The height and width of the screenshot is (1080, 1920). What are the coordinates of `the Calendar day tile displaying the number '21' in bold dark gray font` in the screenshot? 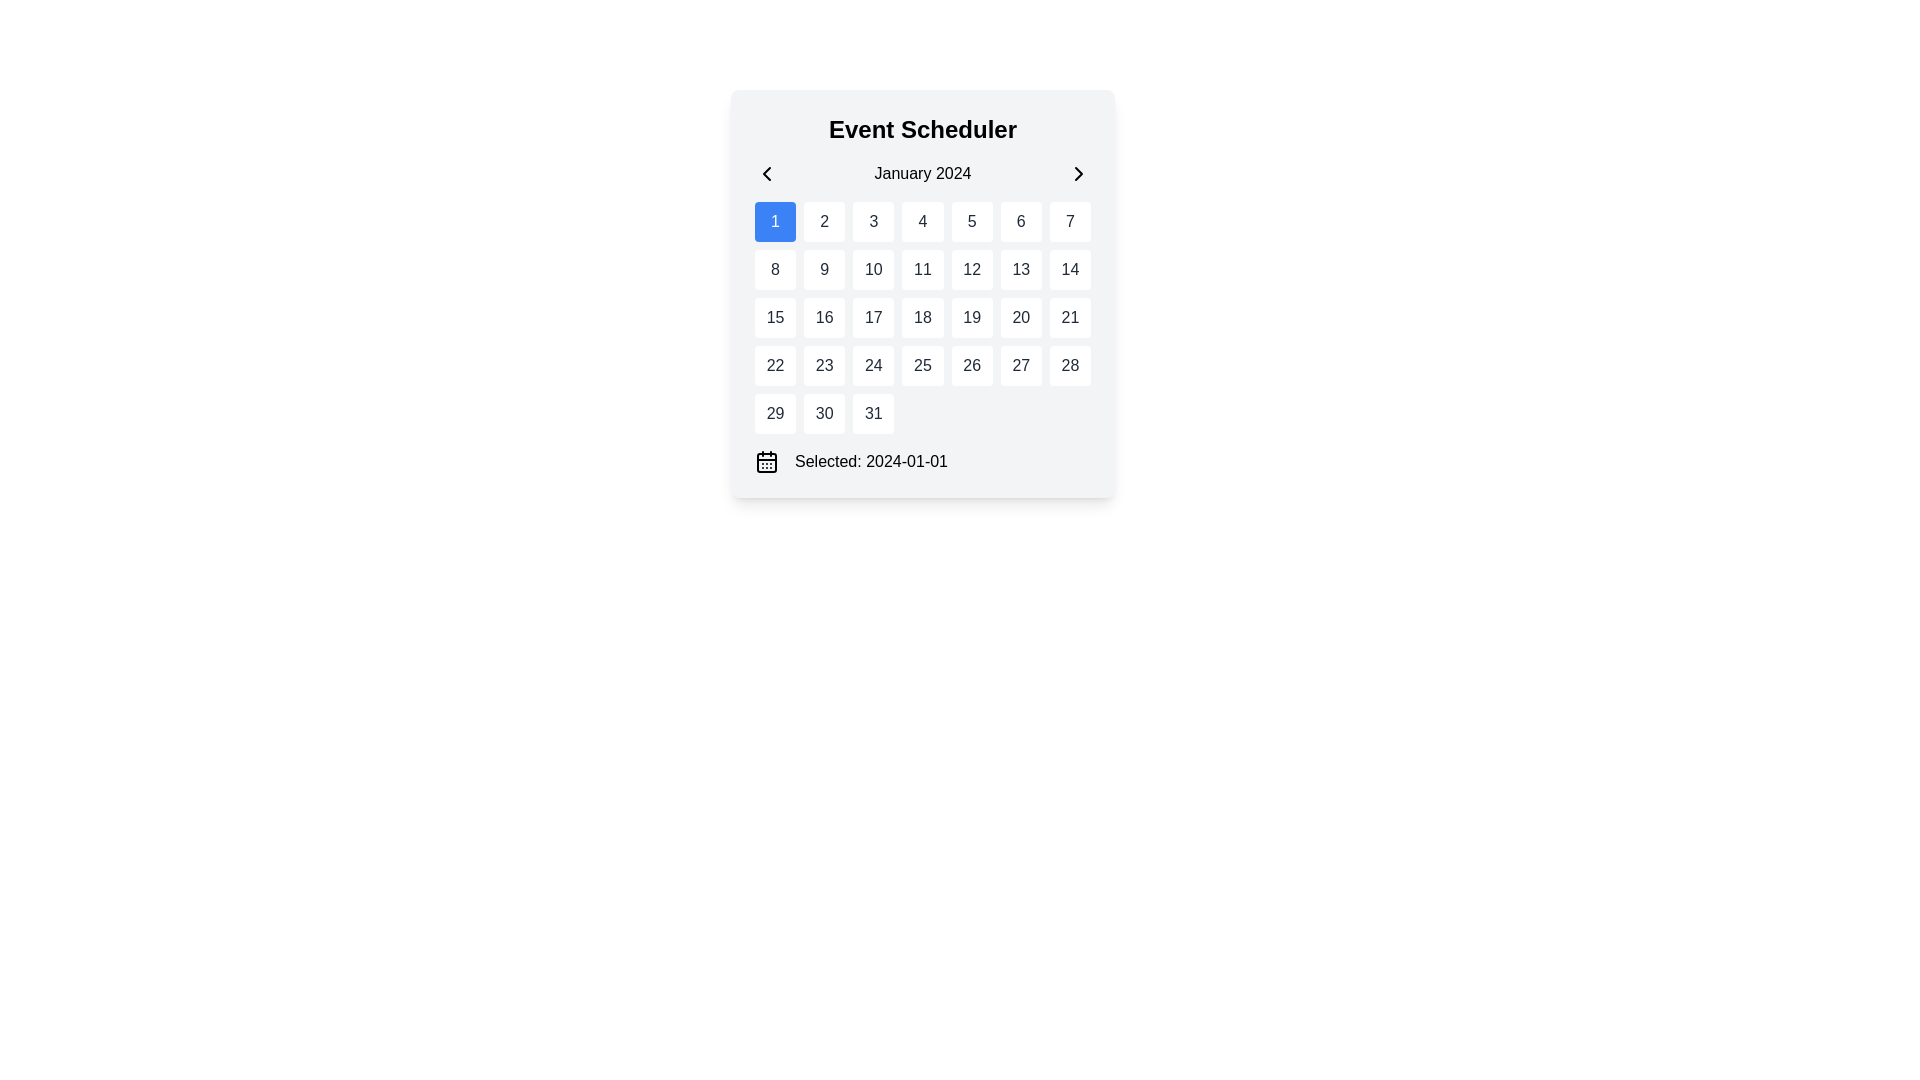 It's located at (1069, 316).